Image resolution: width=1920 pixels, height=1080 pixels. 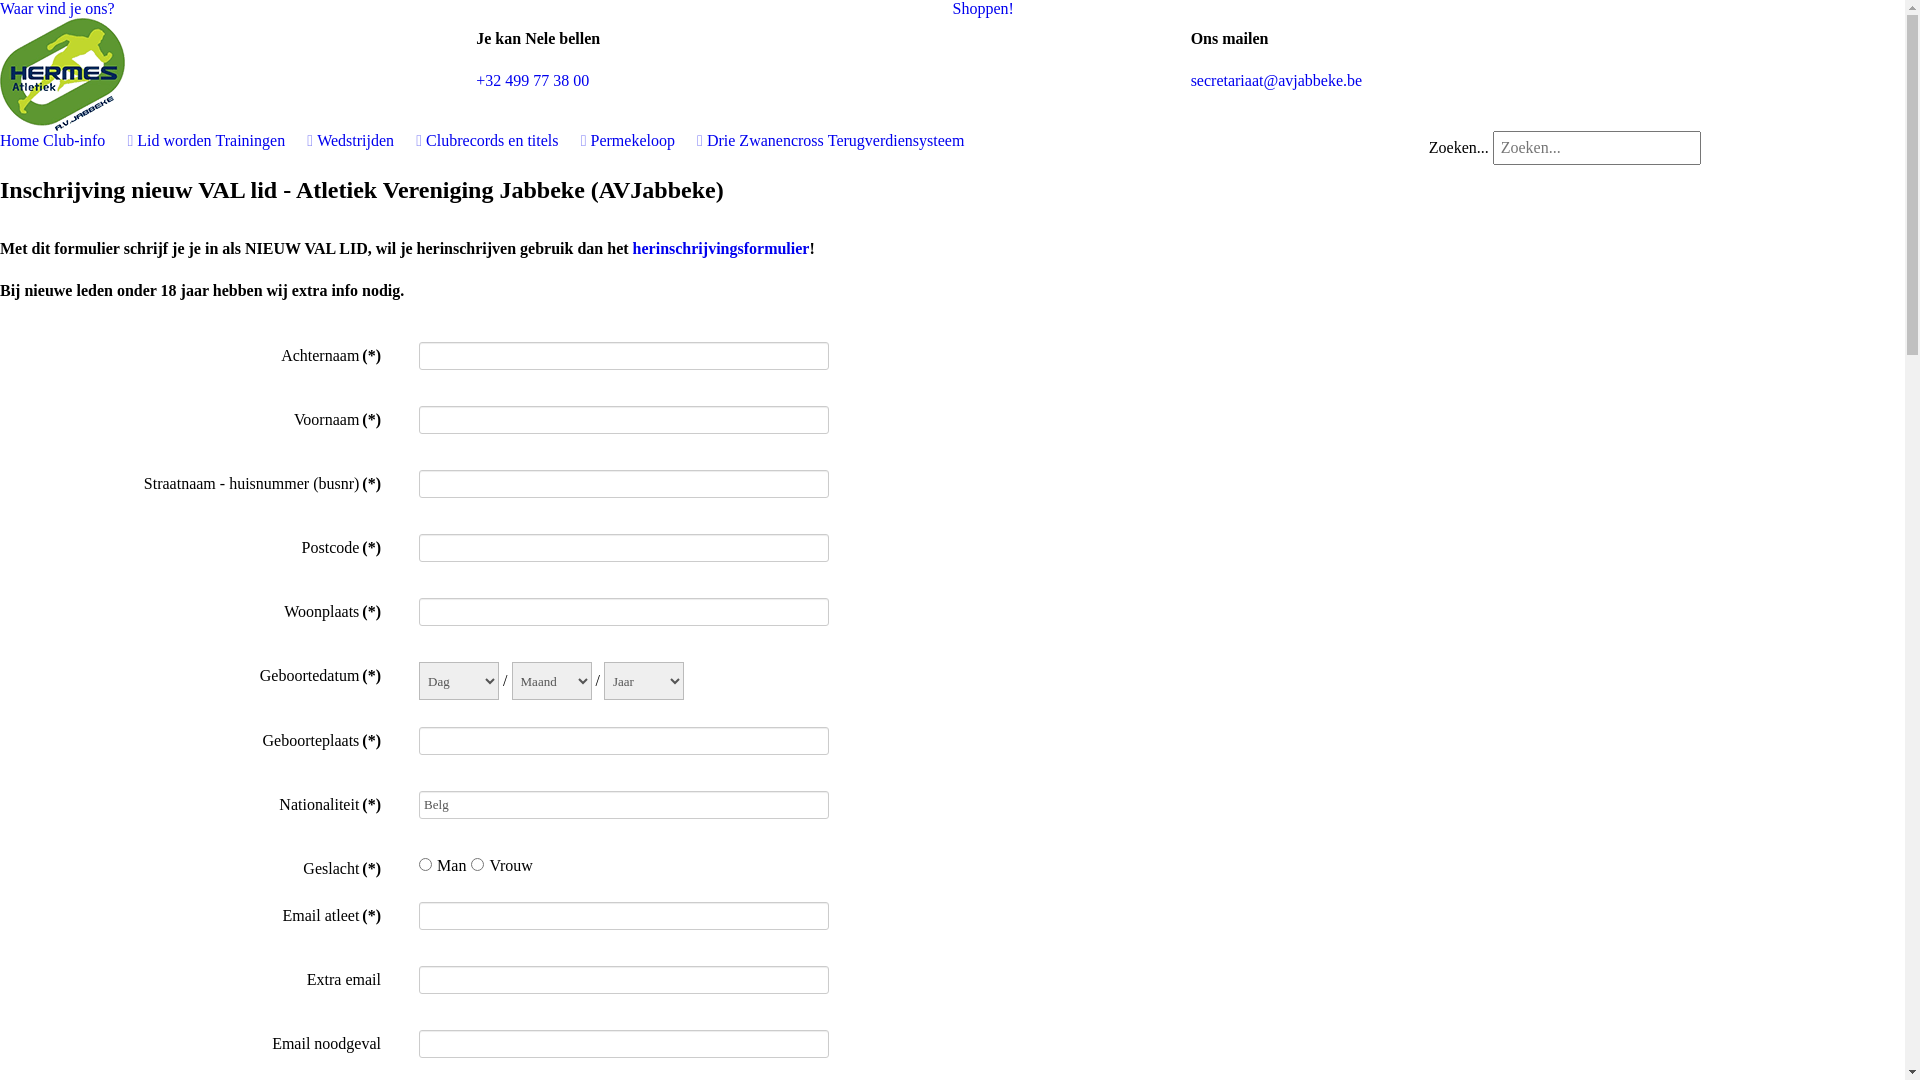 What do you see at coordinates (720, 247) in the screenshot?
I see `'herinschrijvingsformulier'` at bounding box center [720, 247].